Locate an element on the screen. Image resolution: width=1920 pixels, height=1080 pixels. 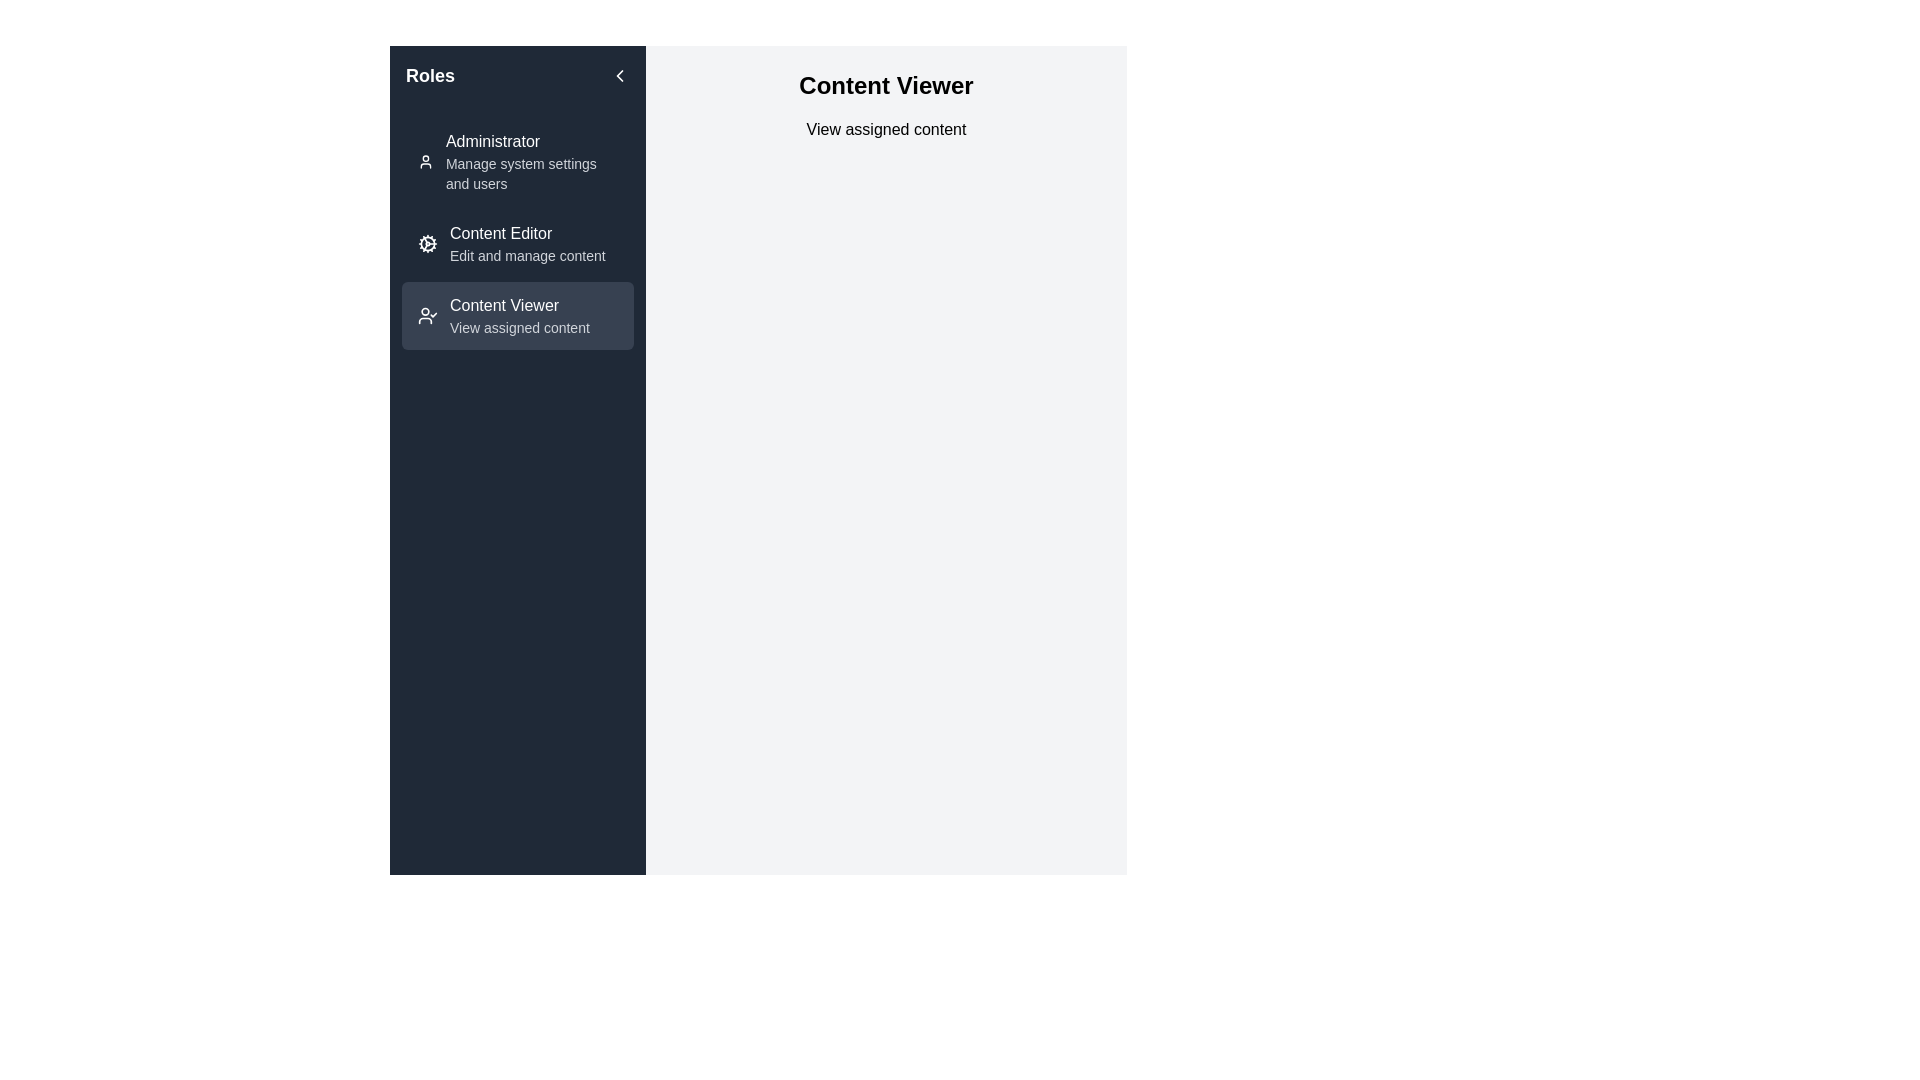
the SVG-based icon for the 'Content Editor' menu item located in the sidebar menu, which serves as a visual cue for editing content is located at coordinates (426, 242).